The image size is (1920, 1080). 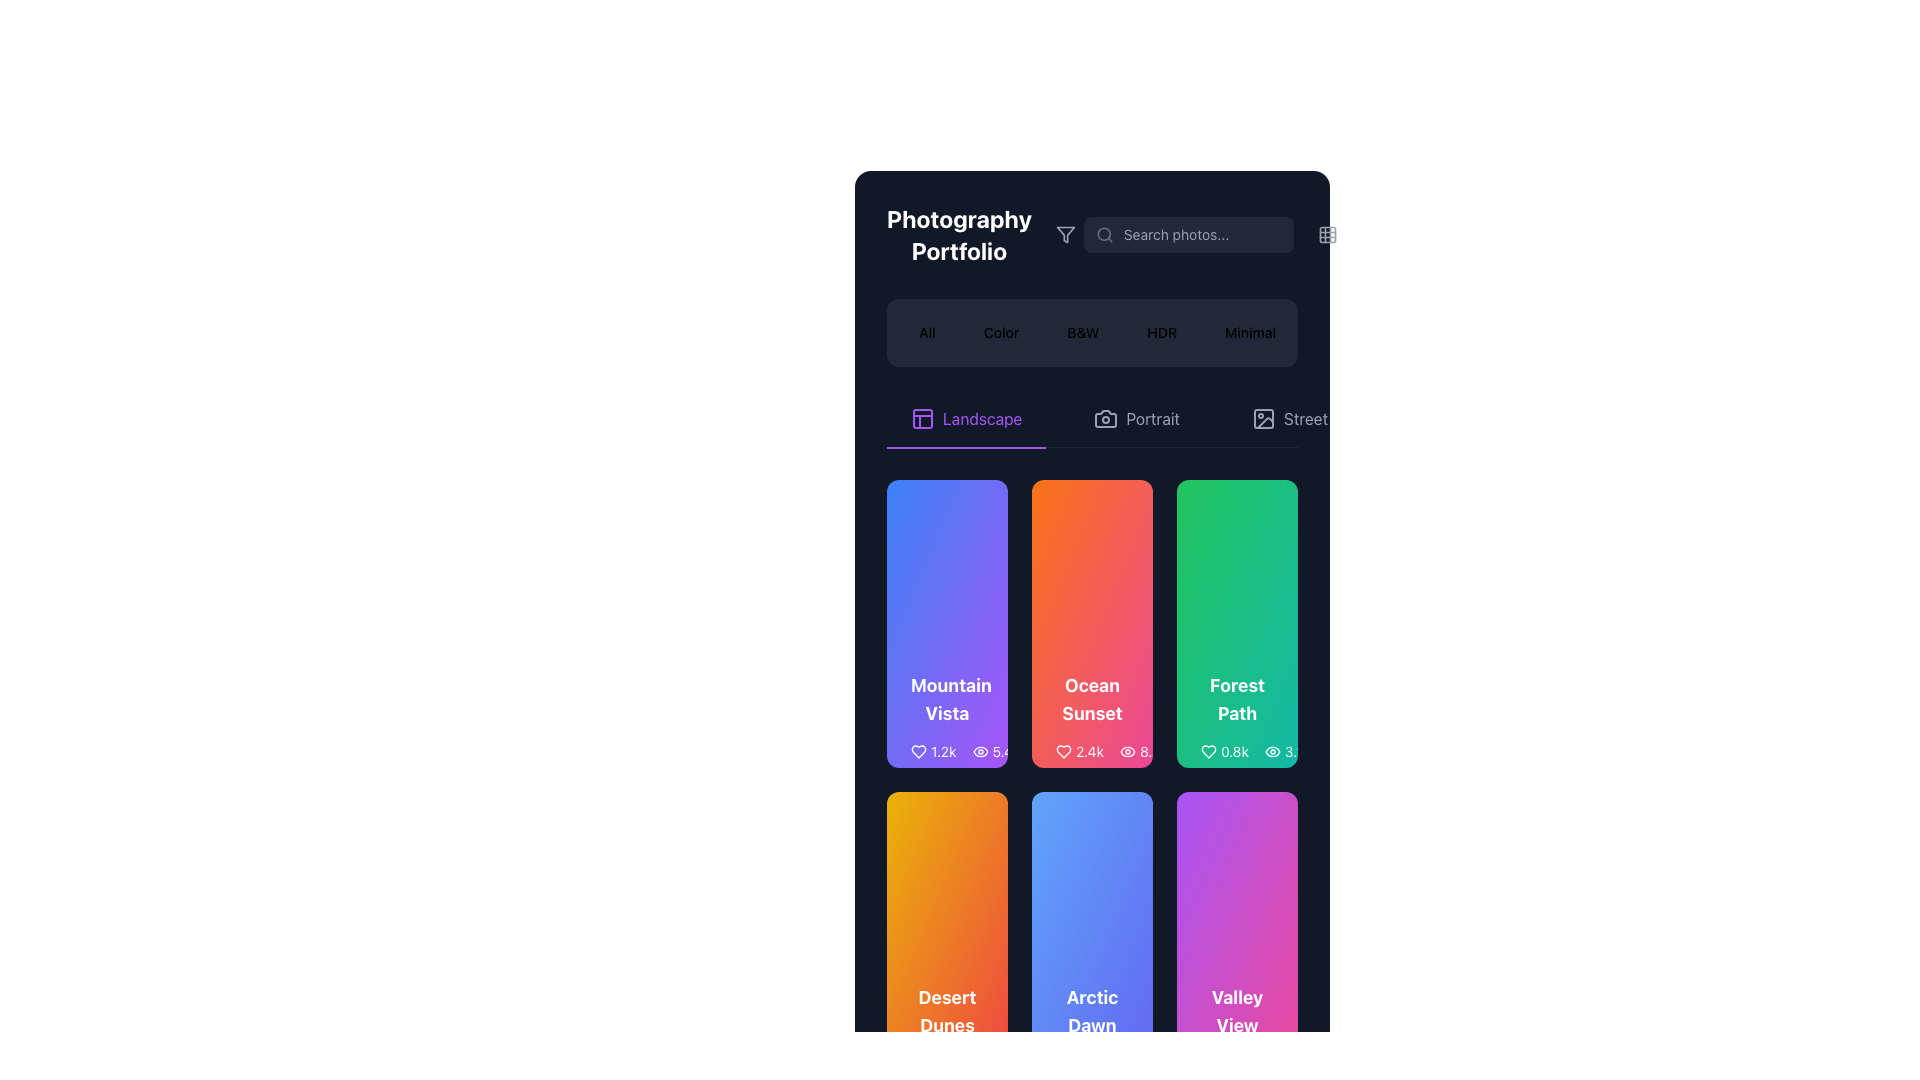 I want to click on the 'Ocean Sunset' text label, which is styled with white bold lettering and located in the second card of the top row in the 'Landscape' category, so click(x=1091, y=698).